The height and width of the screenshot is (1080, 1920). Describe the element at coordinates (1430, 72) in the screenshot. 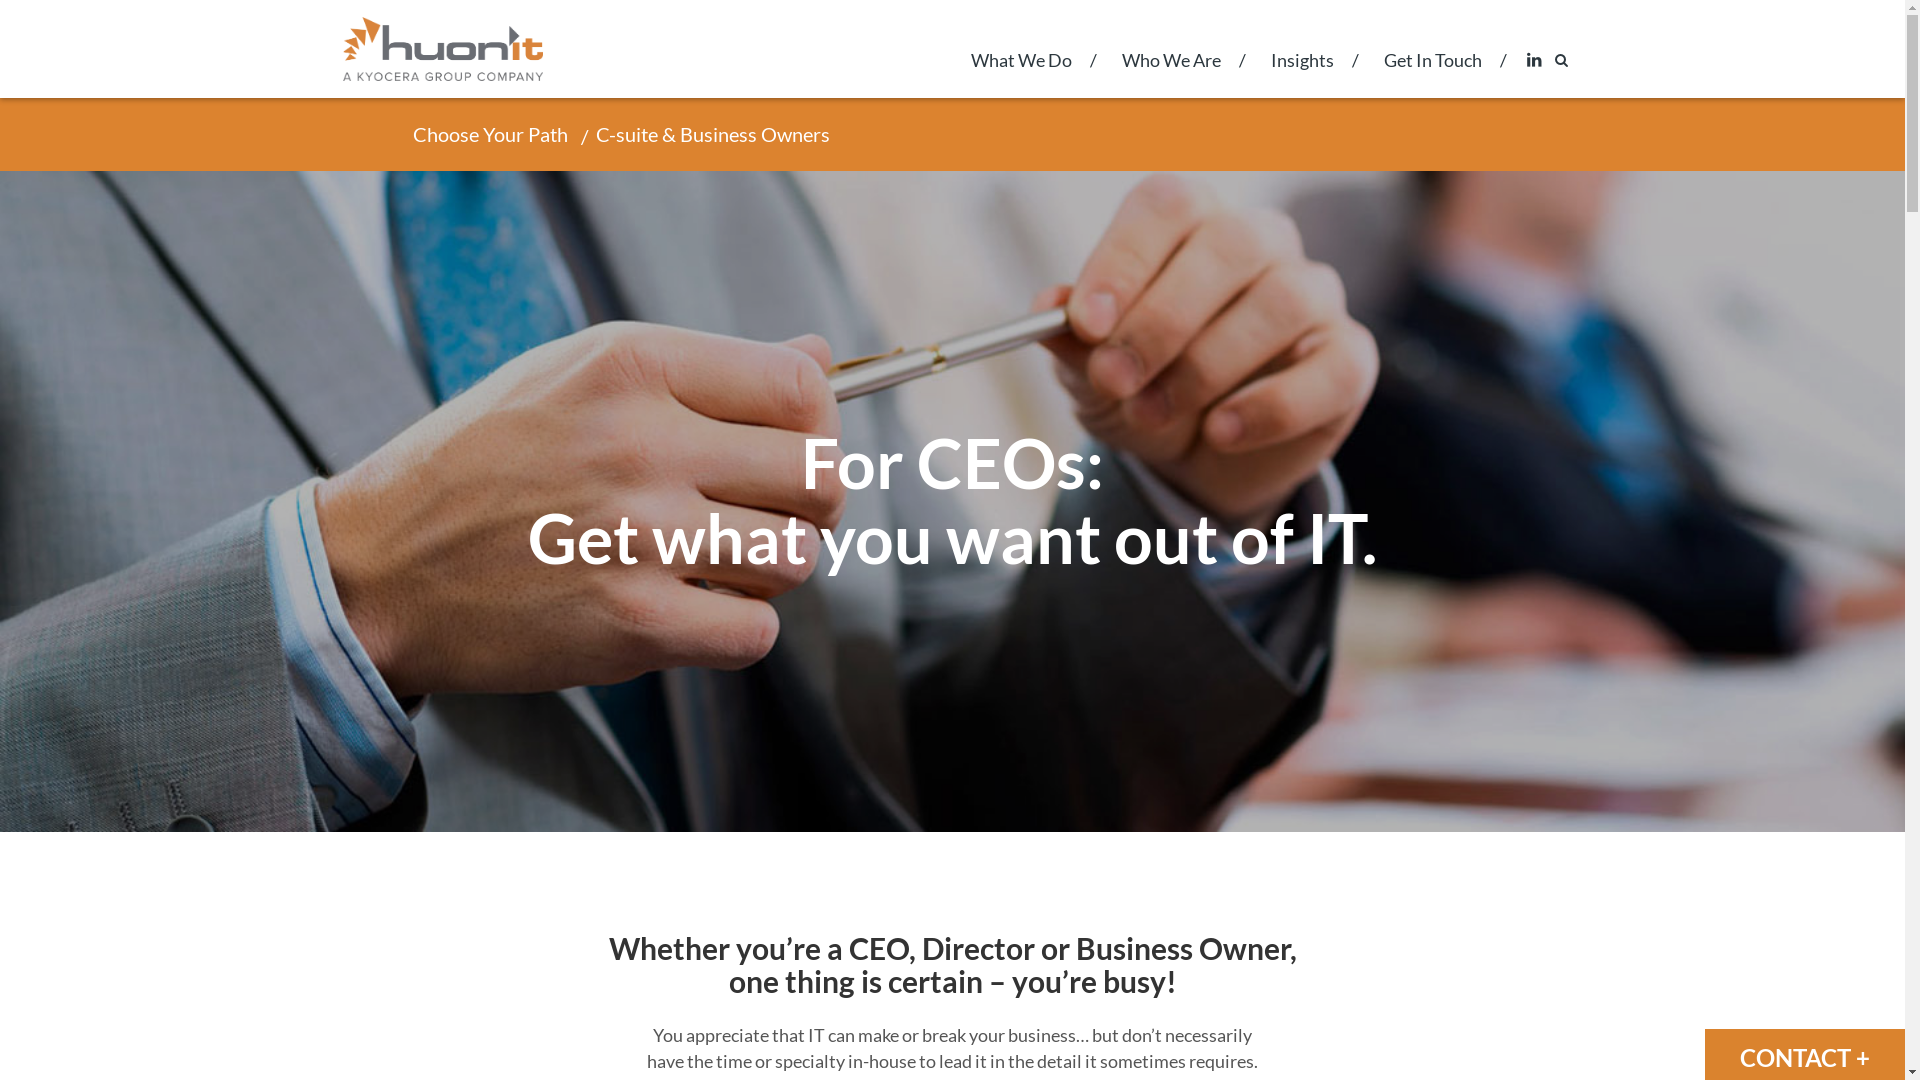

I see `'Get In Touch'` at that location.